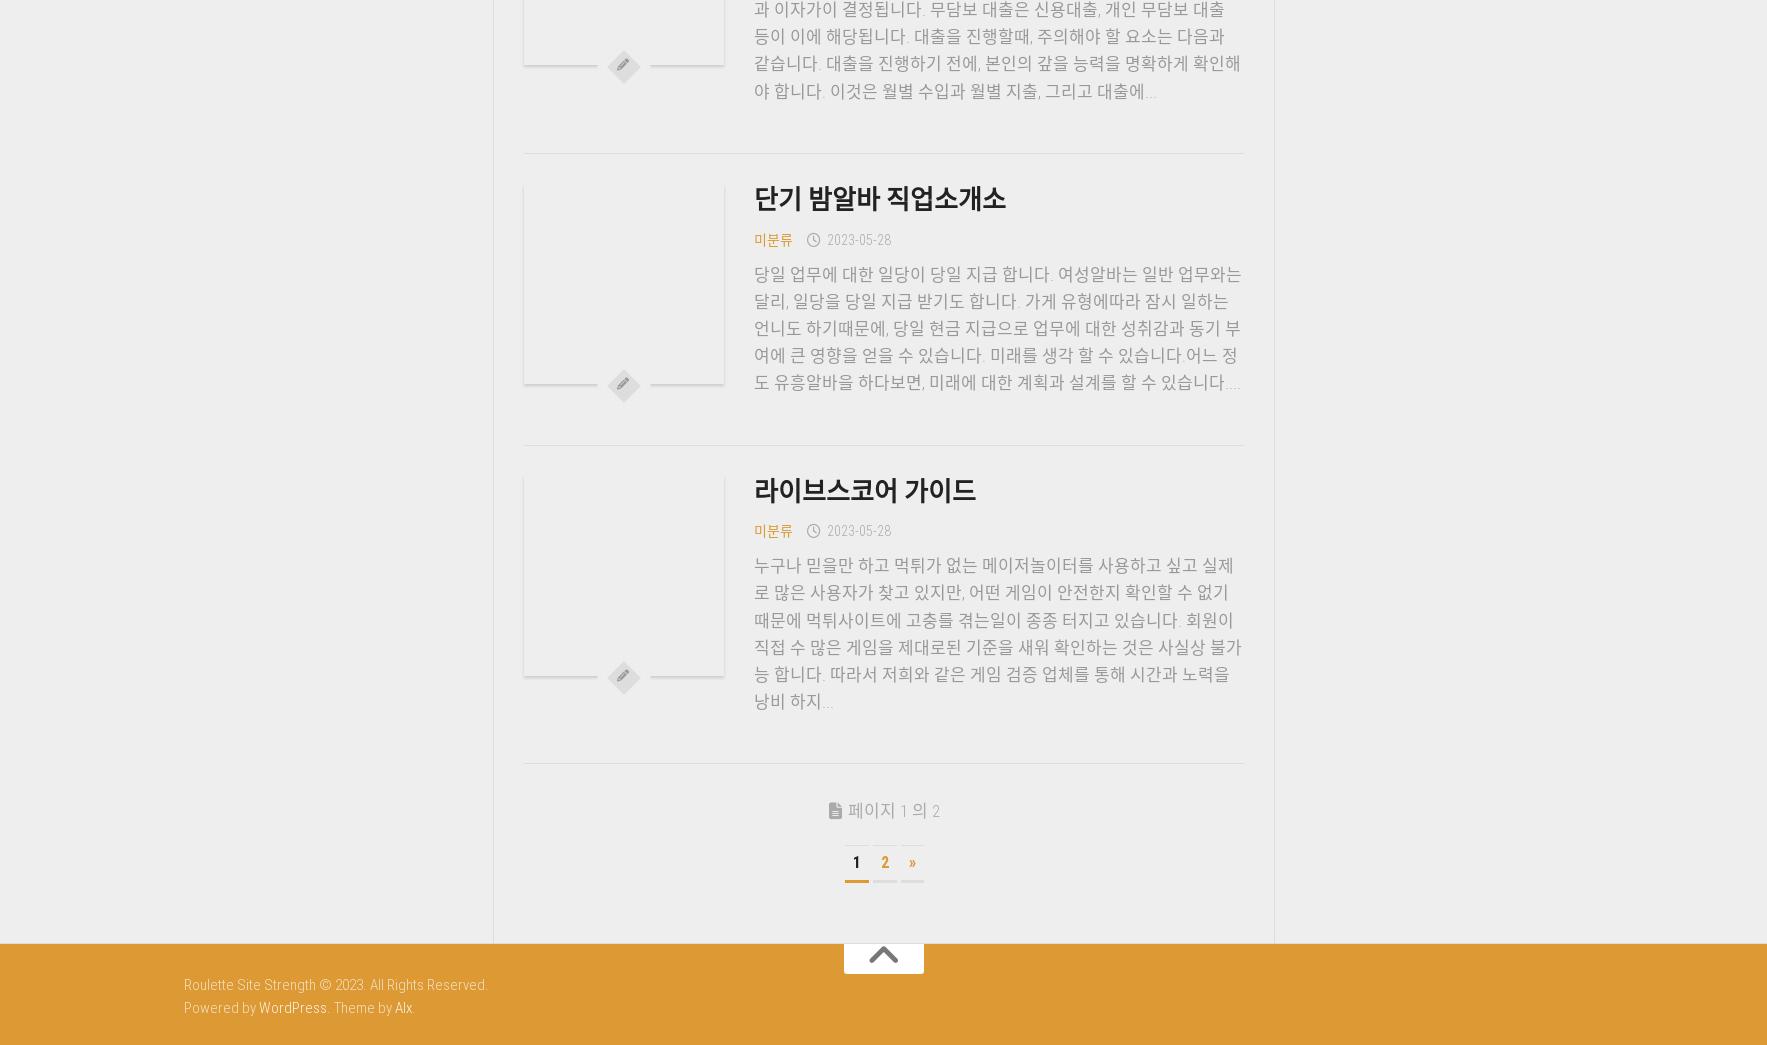 The image size is (1767, 1045). What do you see at coordinates (996, 633) in the screenshot?
I see `'누구나 믿을만 하고 먹튀가 없는 메이저놀이터를 사용하고 싶고 실제로 많은 사용자가 찾고 있지만, 어떤 게임이 안전한지 확인할 수 없기 때문에 먹튀사이트에 고충를 겪는일이 종종 터지고 있습니다. 회원이 직접 수 많은 게임을 제대로된 기준을 새워 확인하는 것은 사실상 불가능 합니다. 따라서 저희와 같은 게임 검증 업체를 통해 시간과 노력을 낭비 하지...'` at bounding box center [996, 633].